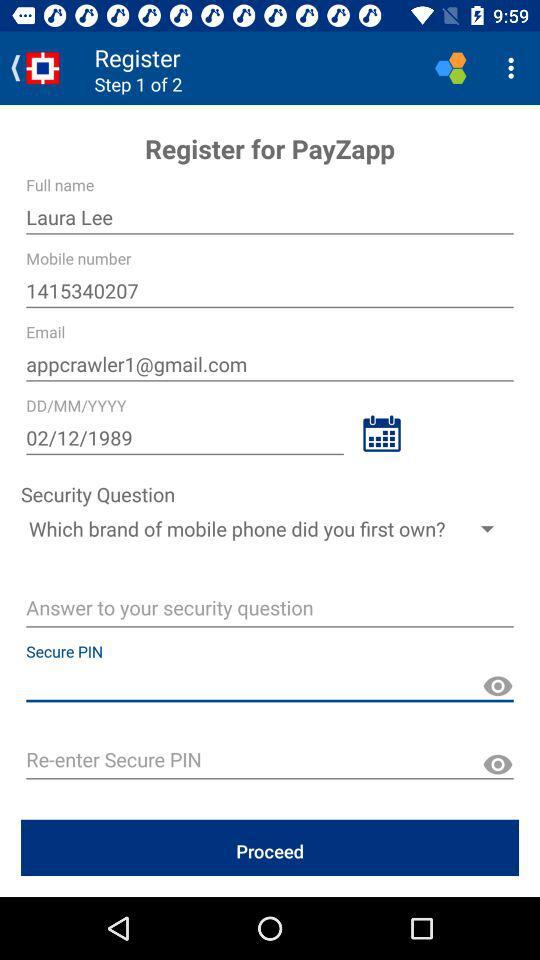 Image resolution: width=540 pixels, height=960 pixels. Describe the element at coordinates (270, 527) in the screenshot. I see `the text box below the security question` at that location.